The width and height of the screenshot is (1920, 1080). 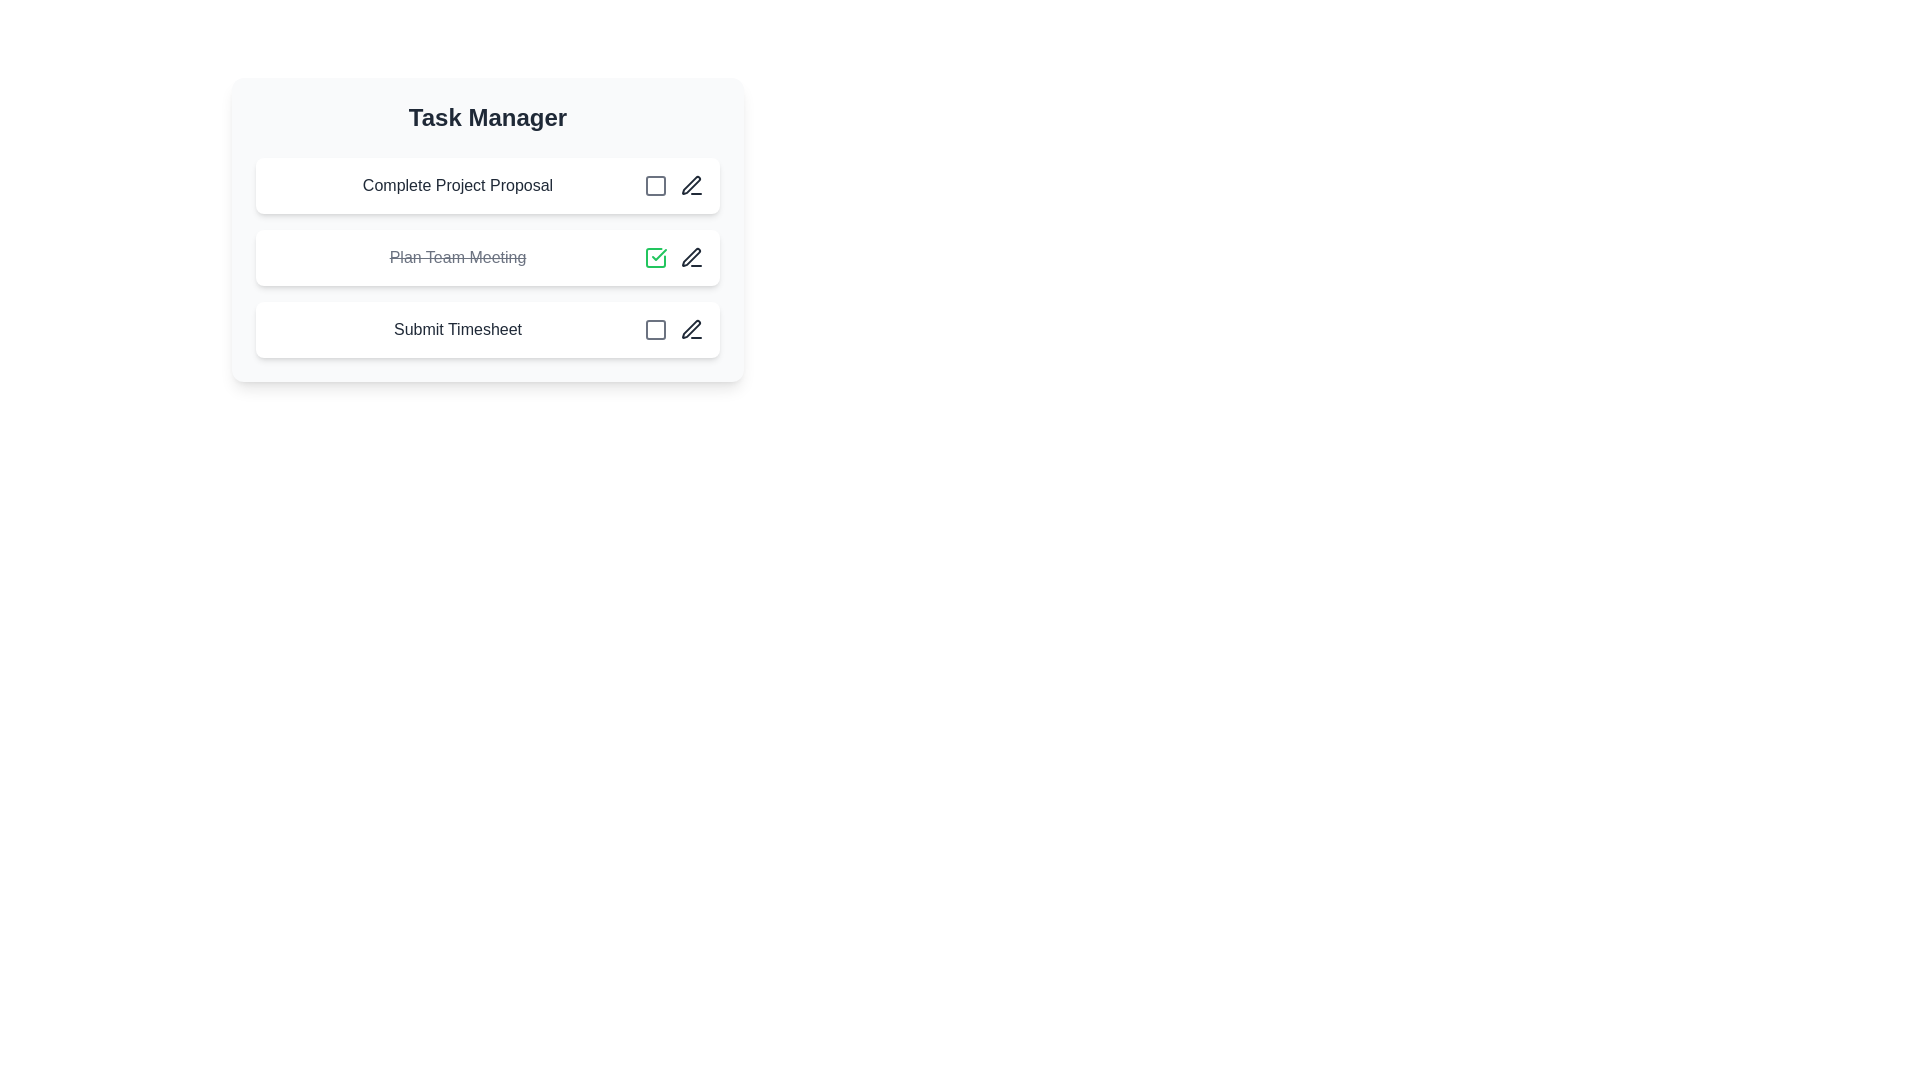 I want to click on the edit icon (pen tool) located adjacent to the 'Submit Timesheet' text on the bottom row, so click(x=691, y=329).